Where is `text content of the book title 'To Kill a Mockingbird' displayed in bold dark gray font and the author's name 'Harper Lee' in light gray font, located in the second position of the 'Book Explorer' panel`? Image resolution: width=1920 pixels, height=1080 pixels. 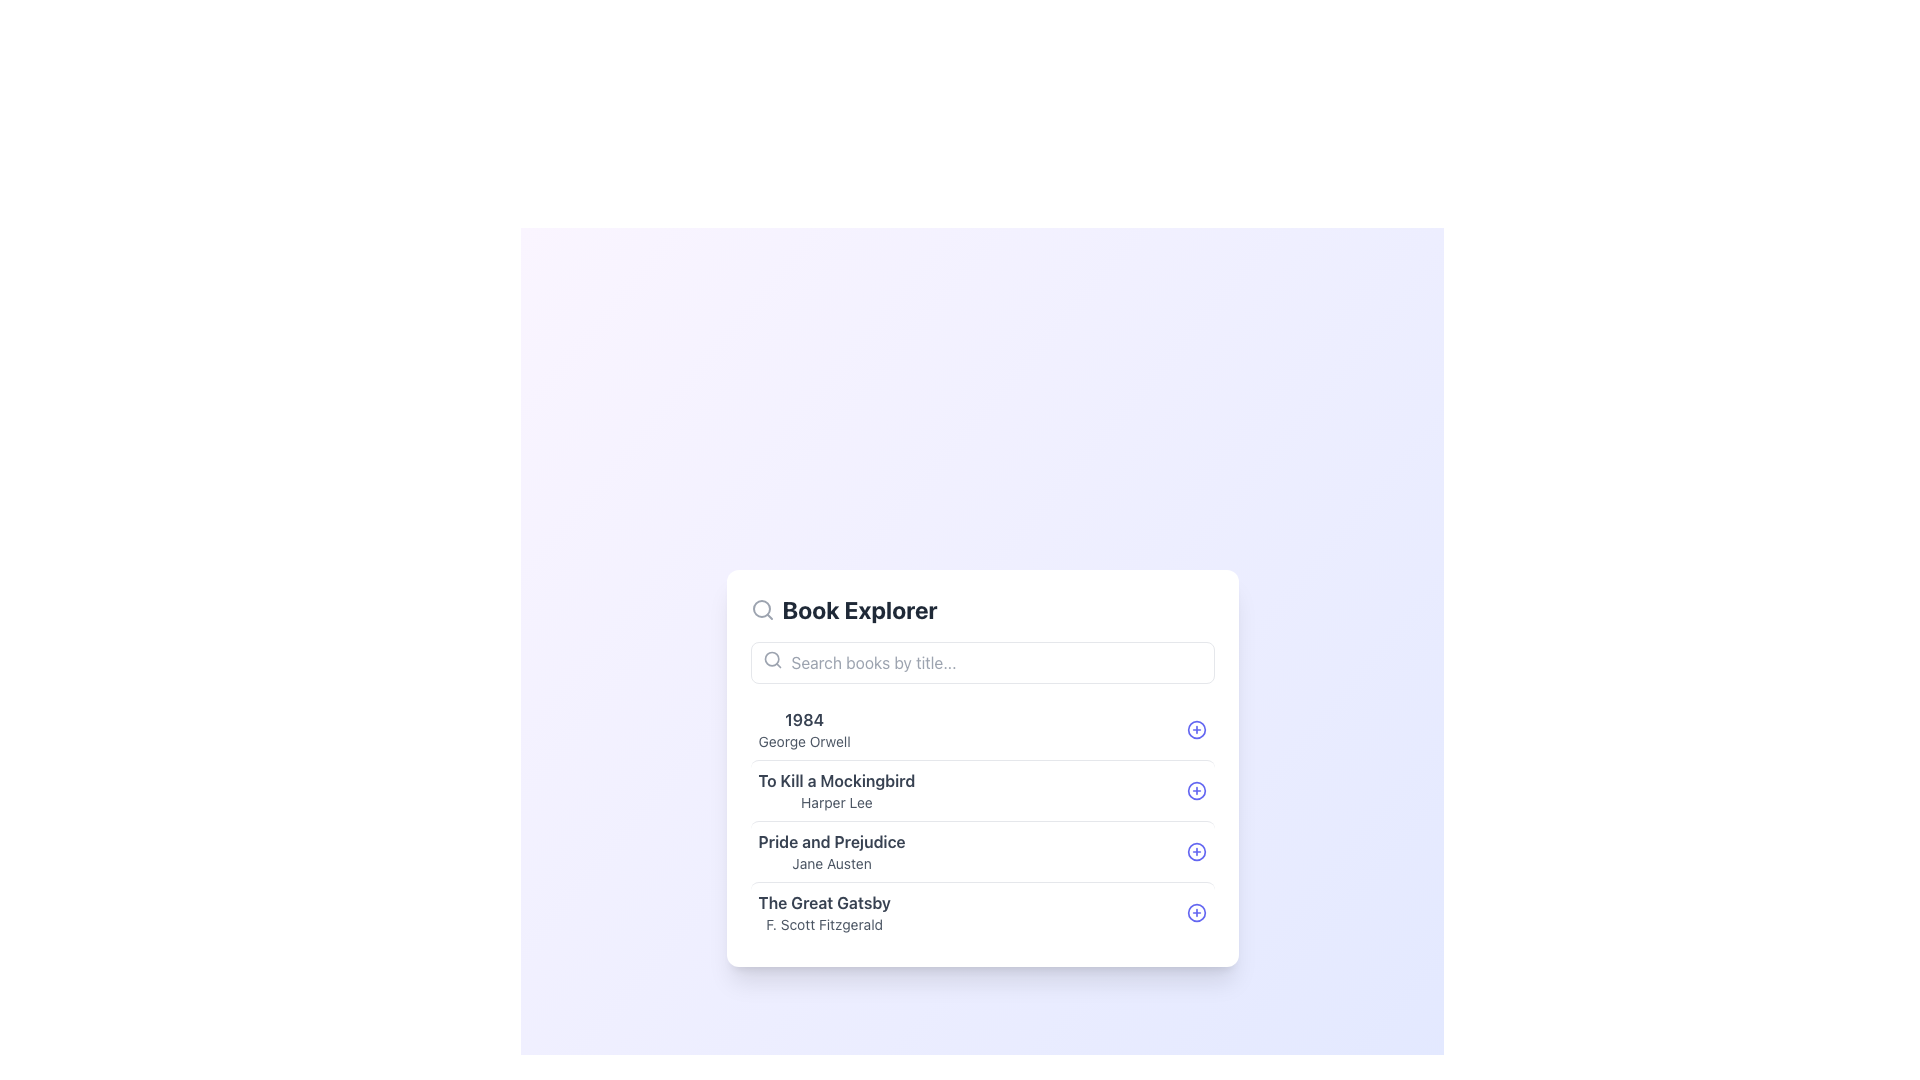 text content of the book title 'To Kill a Mockingbird' displayed in bold dark gray font and the author's name 'Harper Lee' in light gray font, located in the second position of the 'Book Explorer' panel is located at coordinates (836, 789).